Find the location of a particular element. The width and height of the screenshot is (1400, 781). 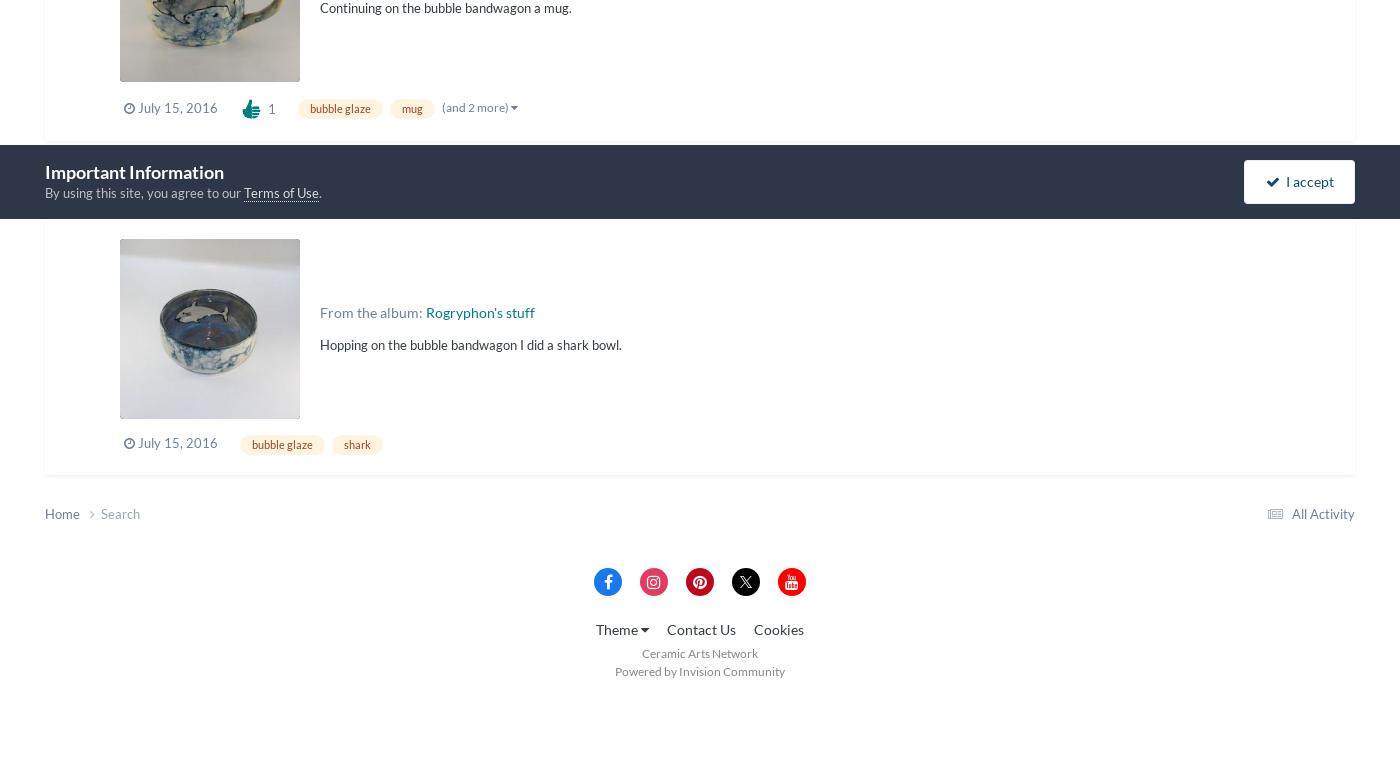

'By using this site, you agree to our' is located at coordinates (144, 191).